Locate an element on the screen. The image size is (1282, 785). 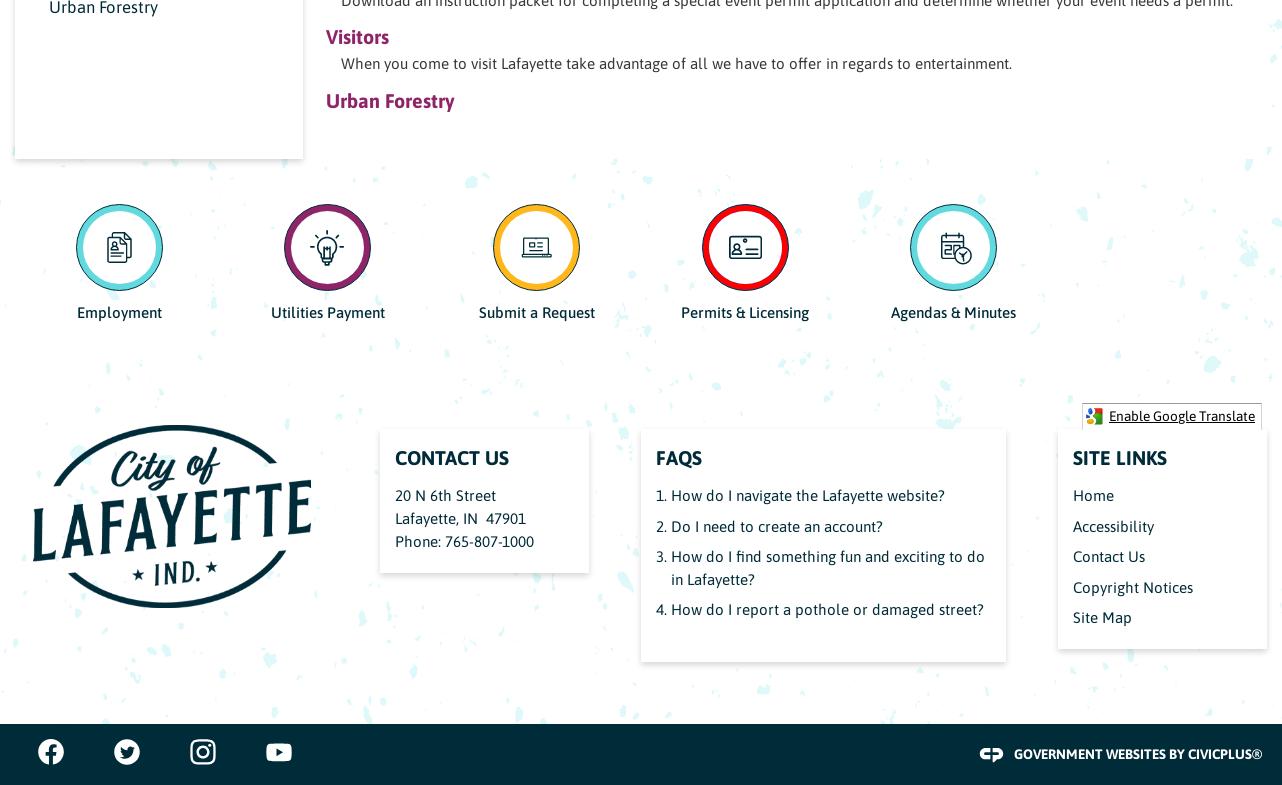
'Site Map' is located at coordinates (1102, 616).